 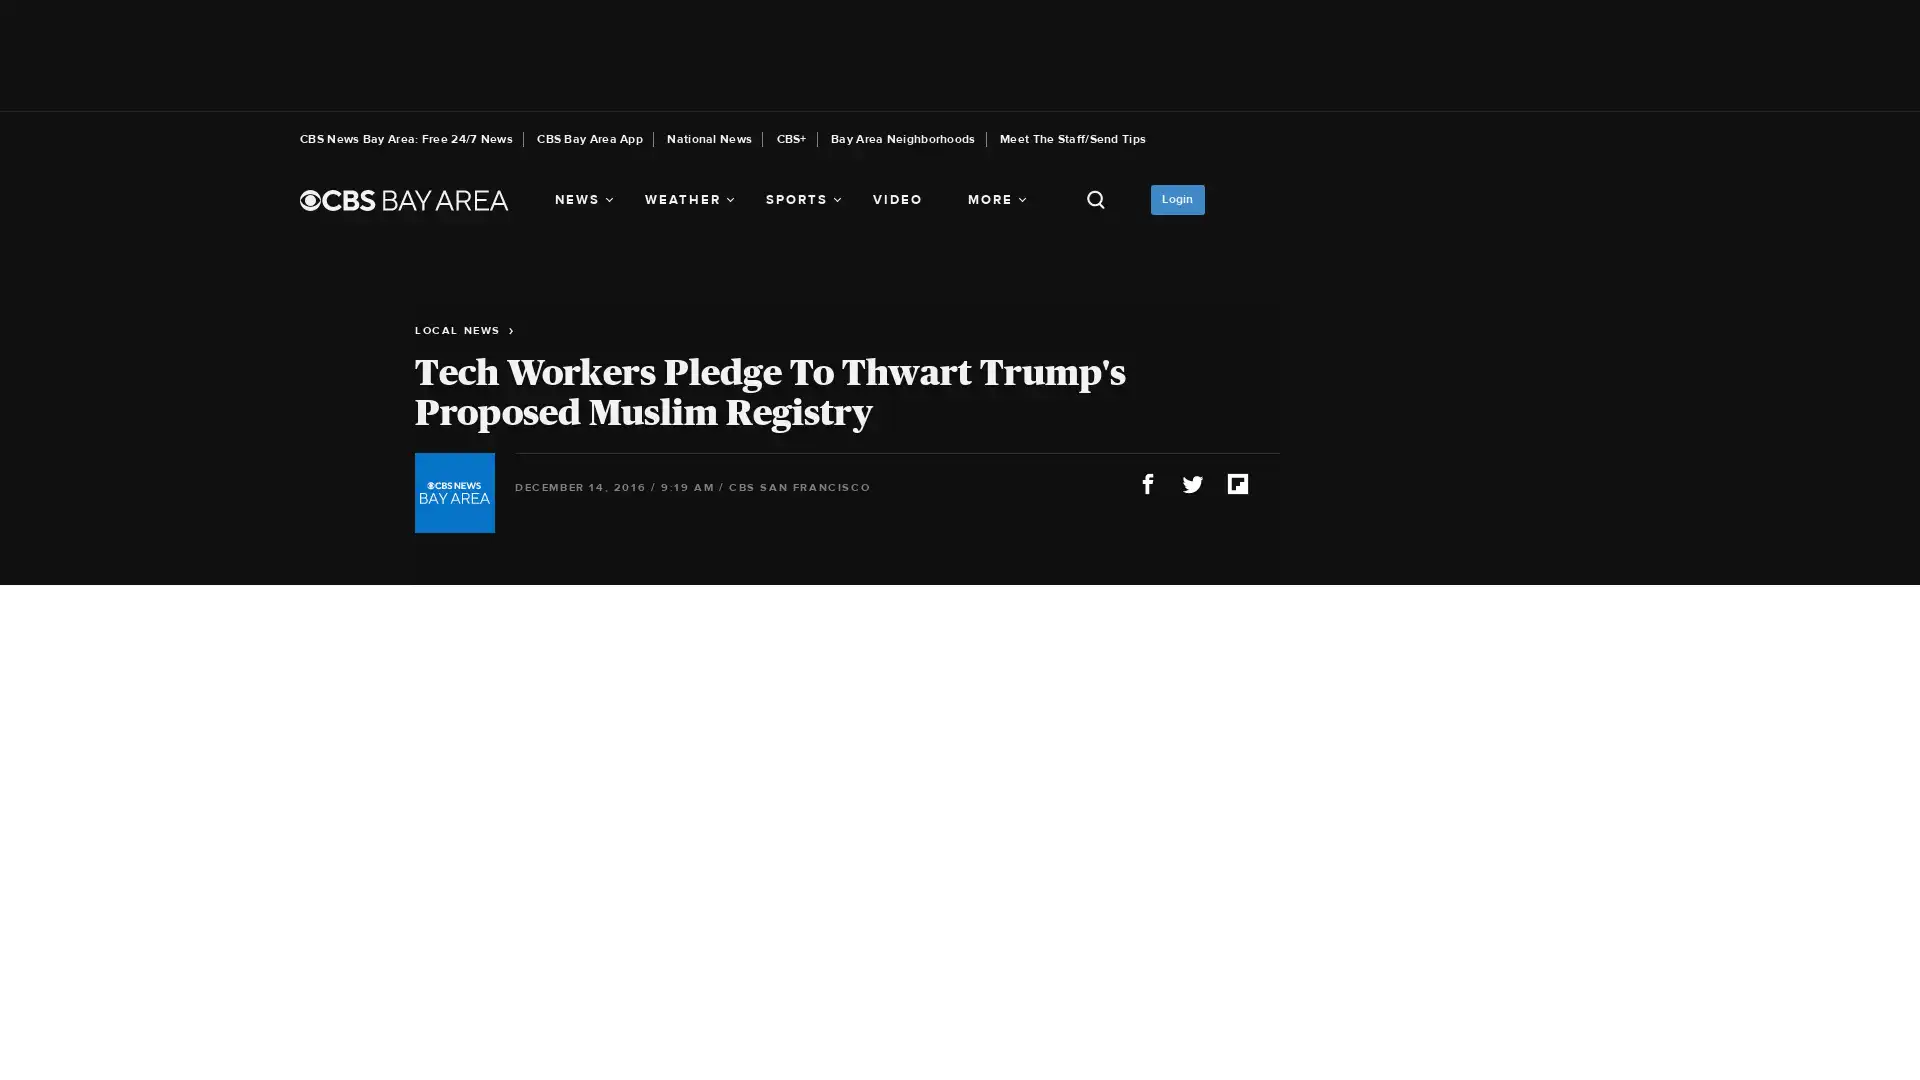 What do you see at coordinates (1899, 977) in the screenshot?
I see `data-label-visible` at bounding box center [1899, 977].